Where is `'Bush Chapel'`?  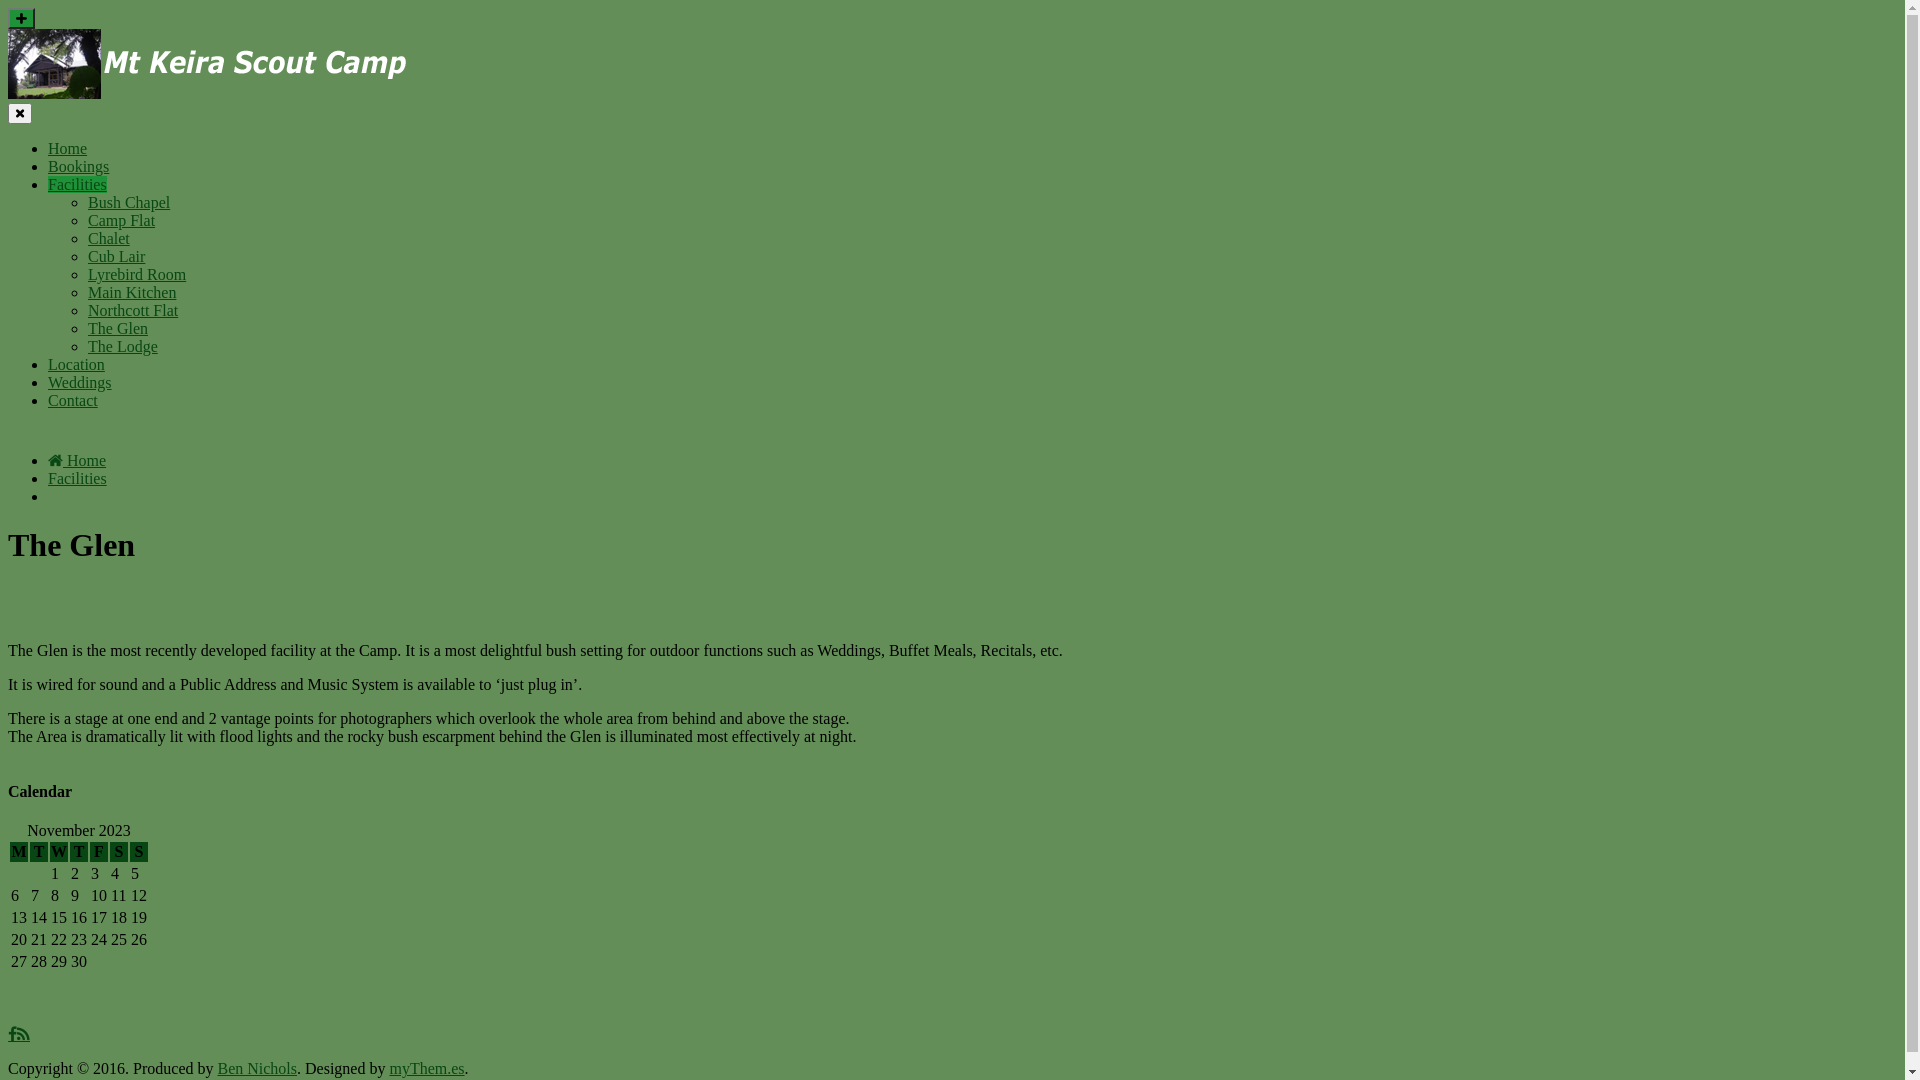 'Bush Chapel' is located at coordinates (128, 202).